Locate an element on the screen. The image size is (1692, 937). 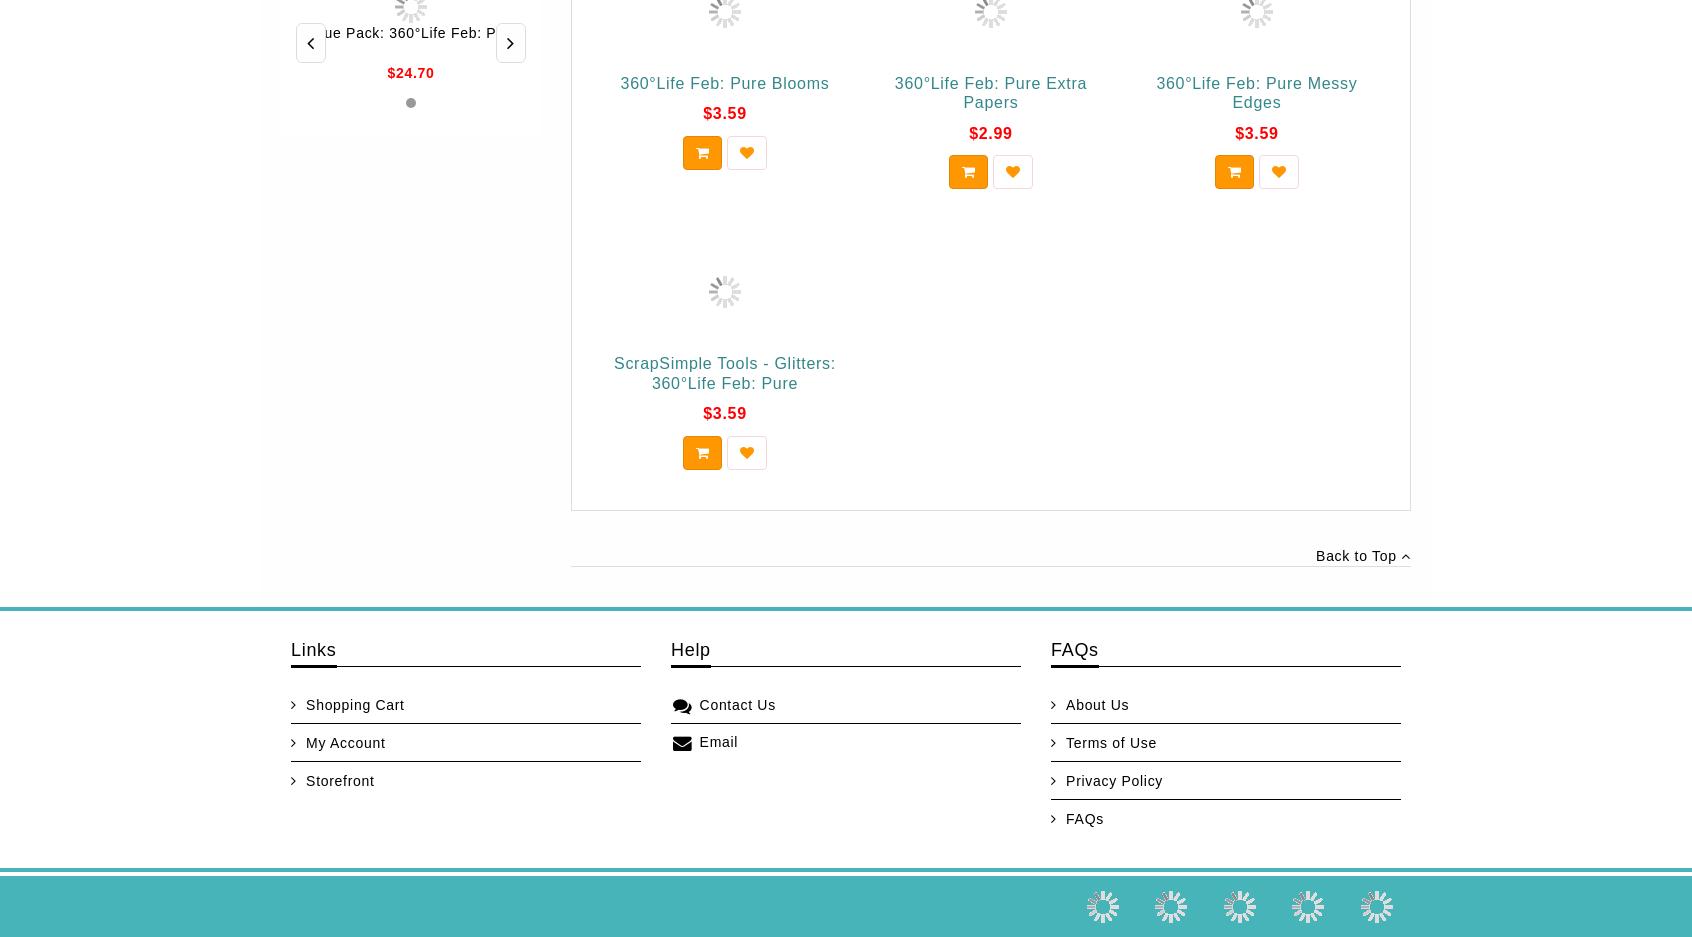
'Back to Top' is located at coordinates (1315, 554).